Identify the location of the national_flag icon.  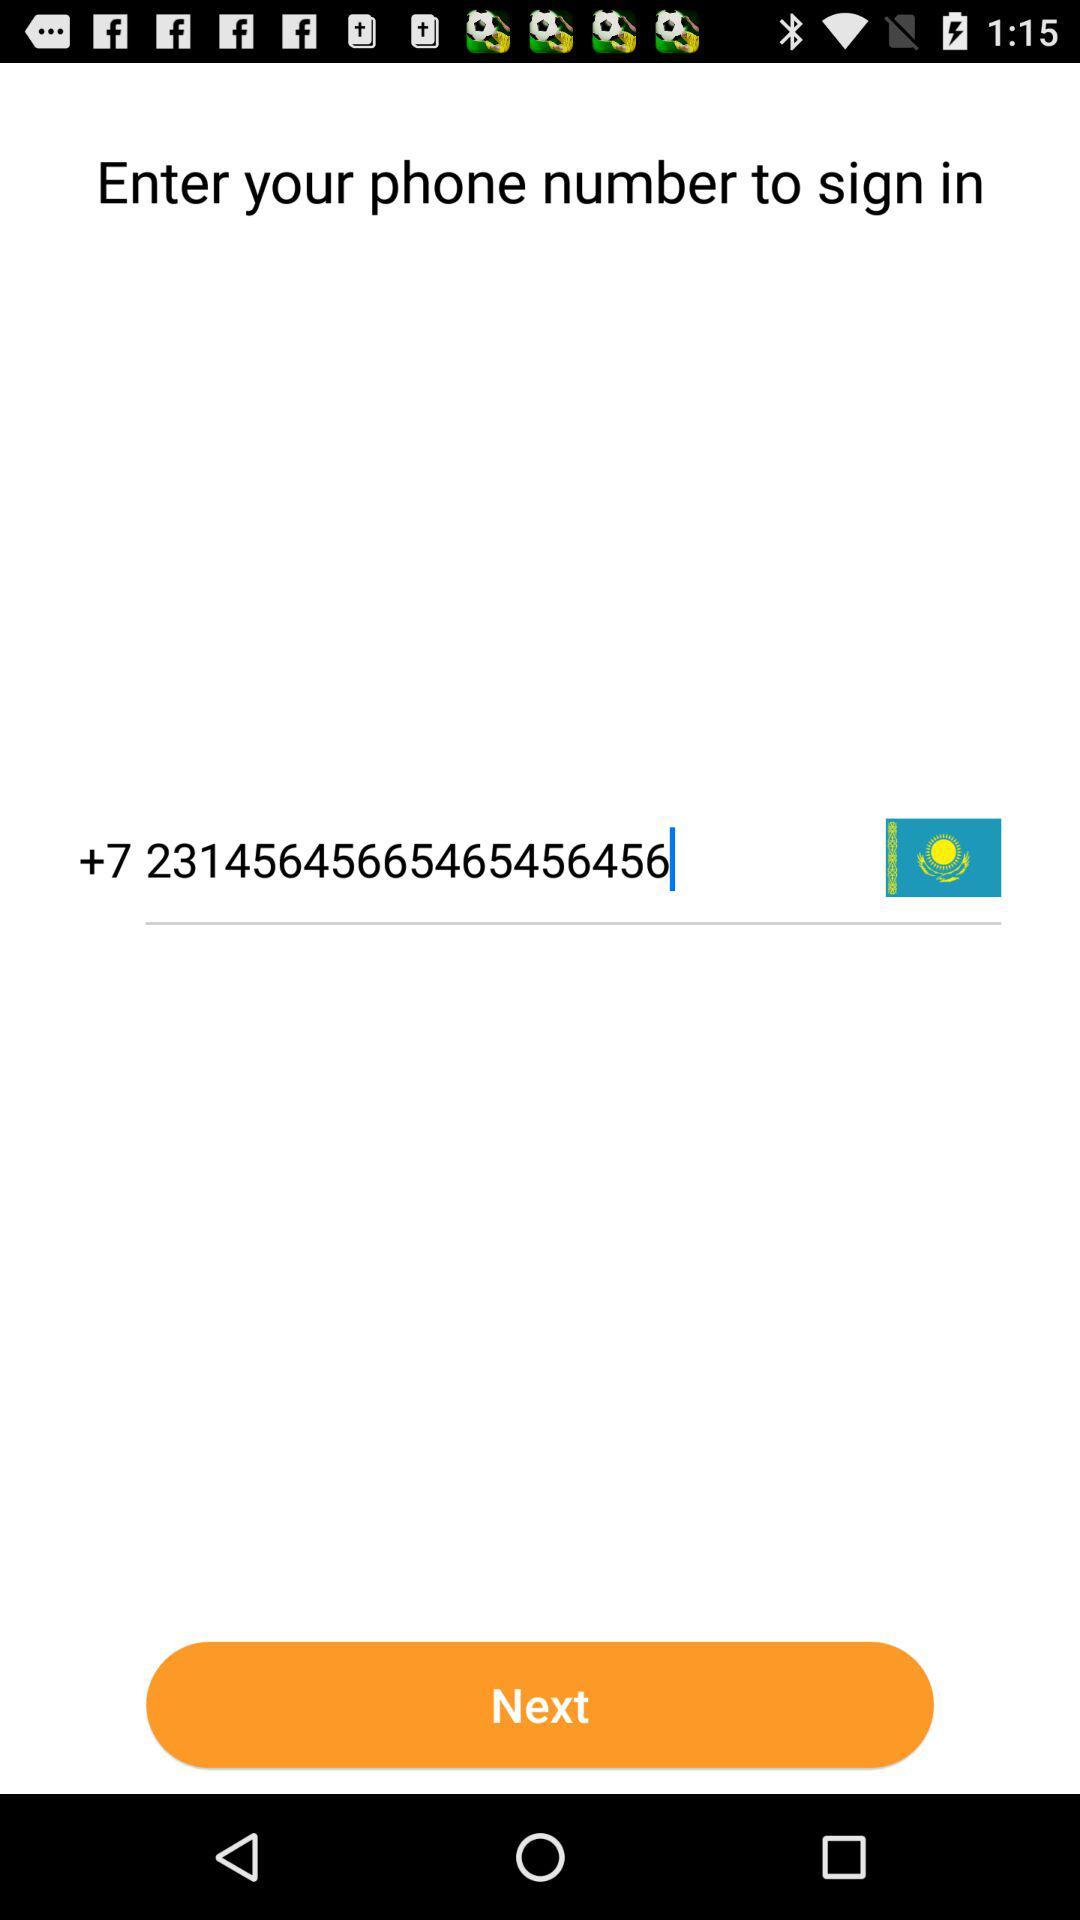
(943, 924).